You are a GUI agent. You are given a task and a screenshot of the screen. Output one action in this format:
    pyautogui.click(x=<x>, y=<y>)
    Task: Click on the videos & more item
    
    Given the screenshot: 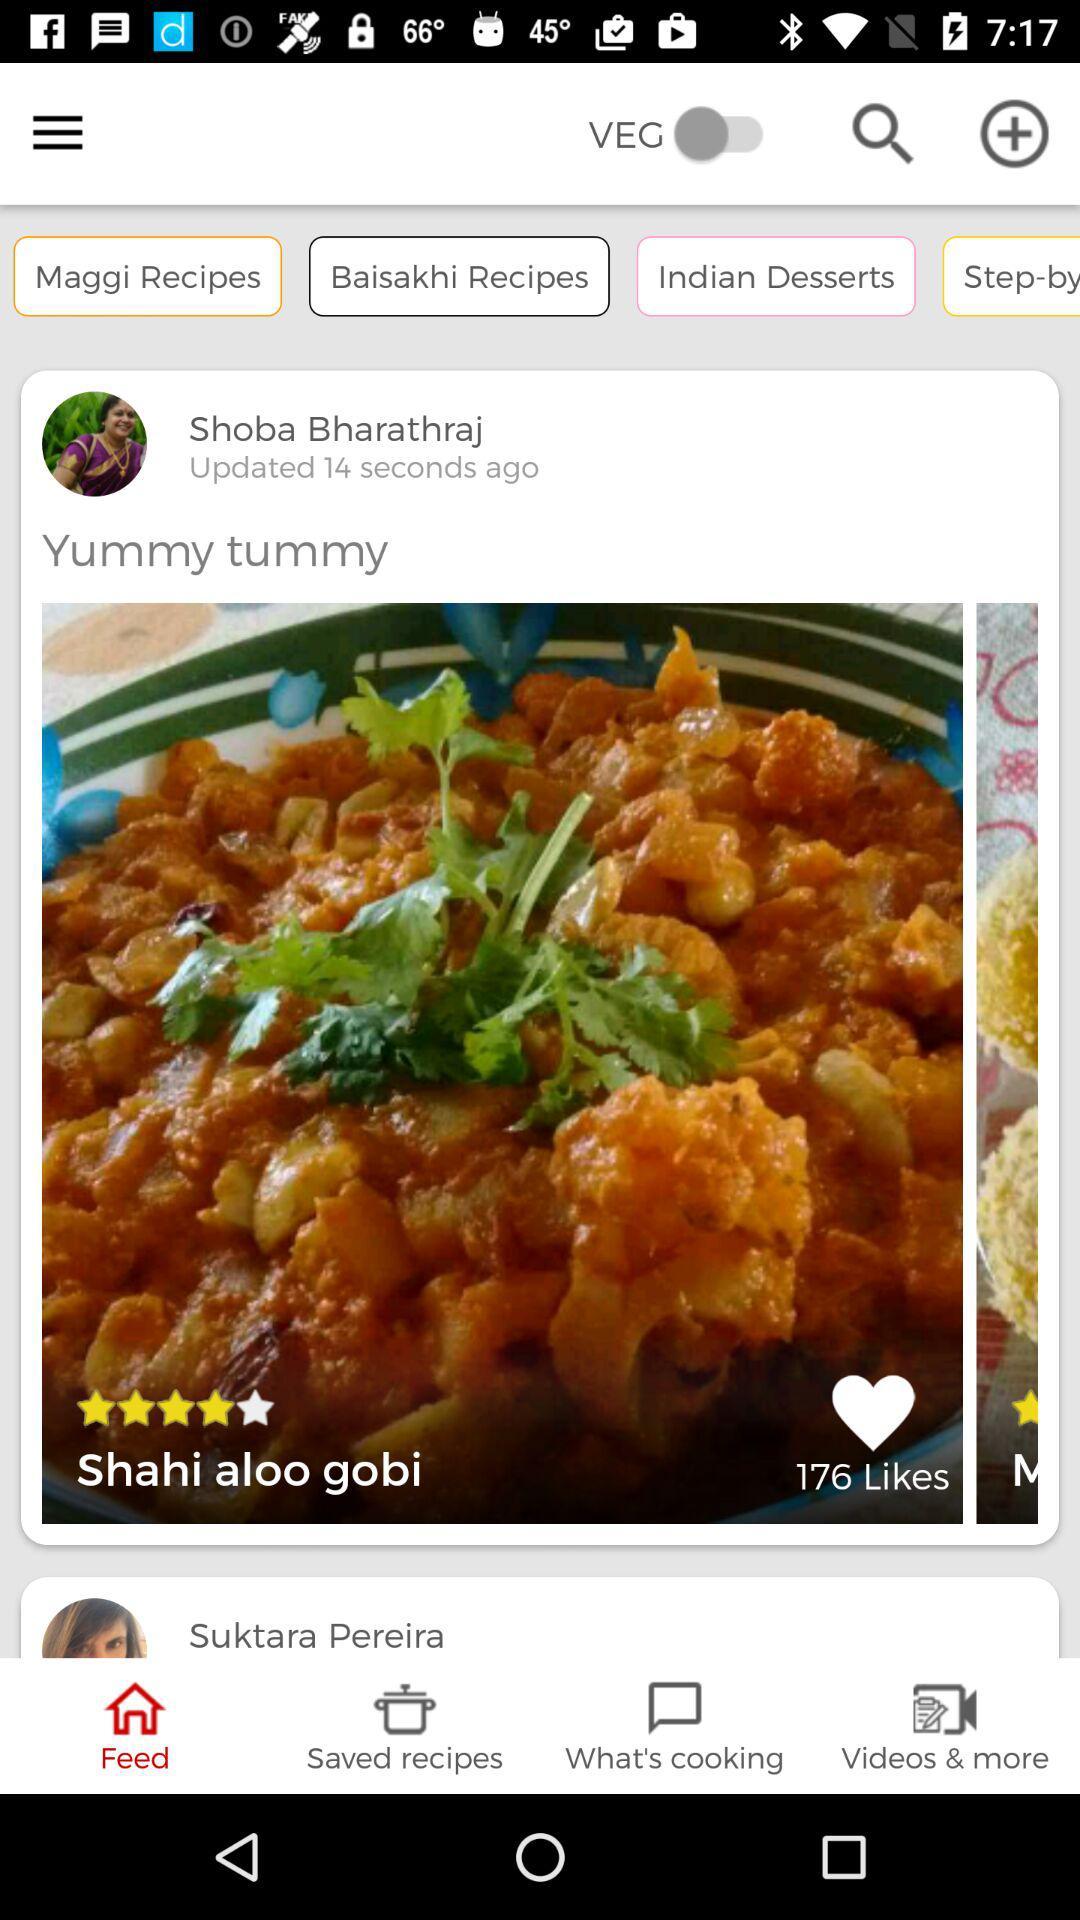 What is the action you would take?
    pyautogui.click(x=945, y=1725)
    